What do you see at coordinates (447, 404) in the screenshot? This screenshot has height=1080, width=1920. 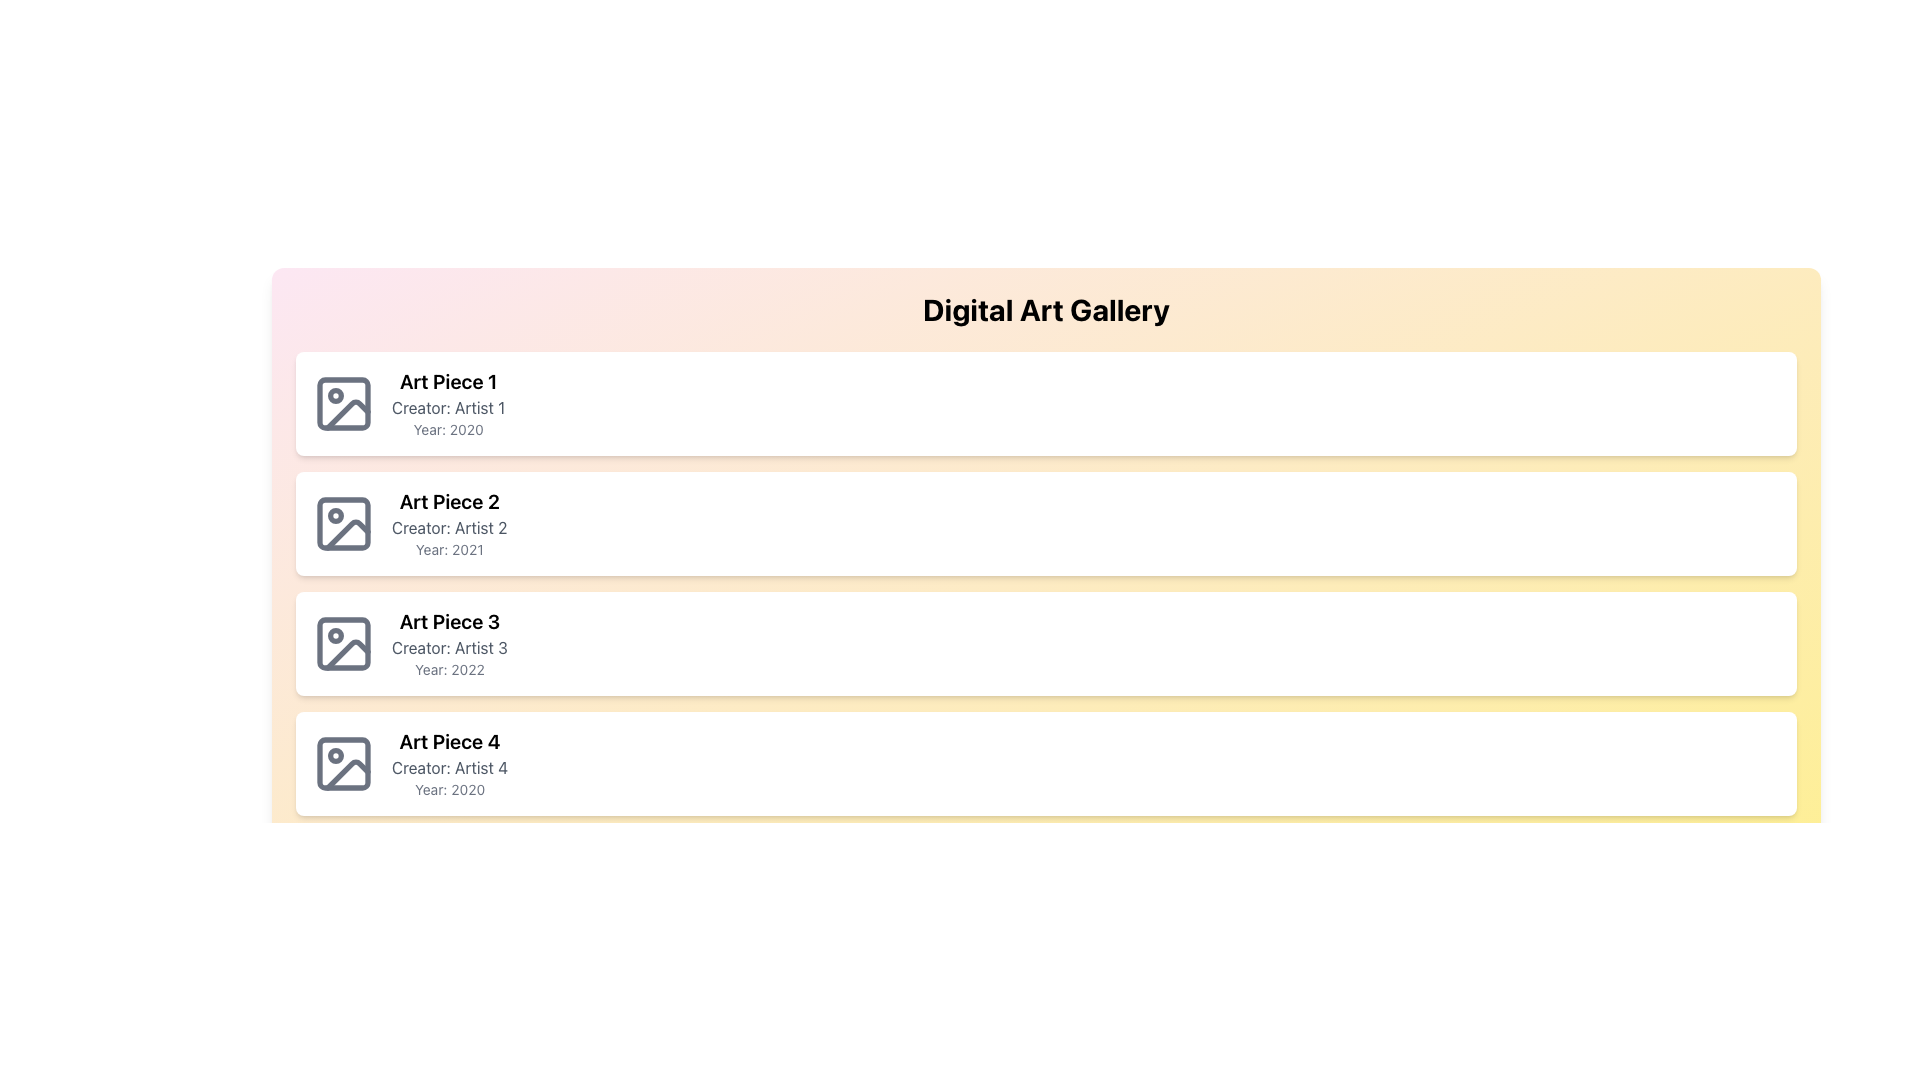 I see `the text element that provides descriptive information about the art piece, located on the first card in a vertical list of four cards` at bounding box center [447, 404].